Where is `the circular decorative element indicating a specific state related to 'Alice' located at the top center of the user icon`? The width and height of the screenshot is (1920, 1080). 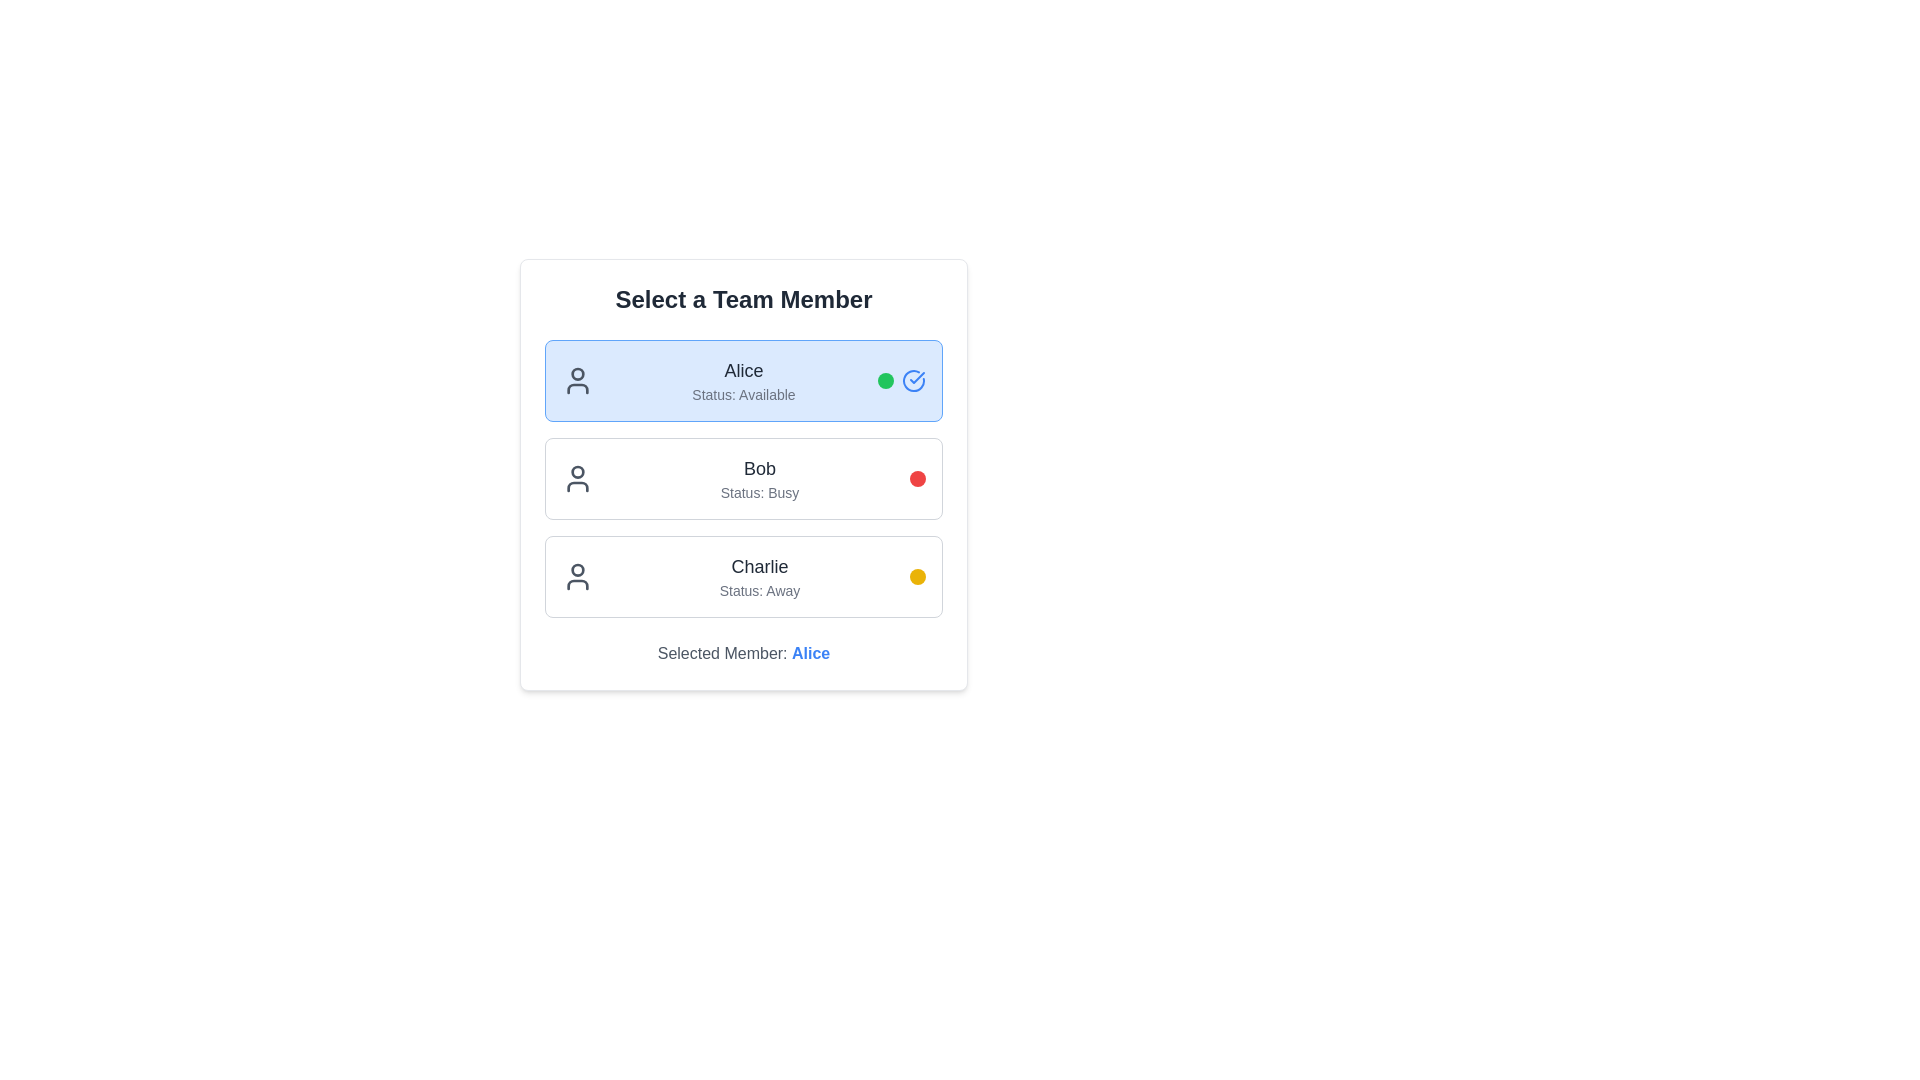
the circular decorative element indicating a specific state related to 'Alice' located at the top center of the user icon is located at coordinates (576, 374).